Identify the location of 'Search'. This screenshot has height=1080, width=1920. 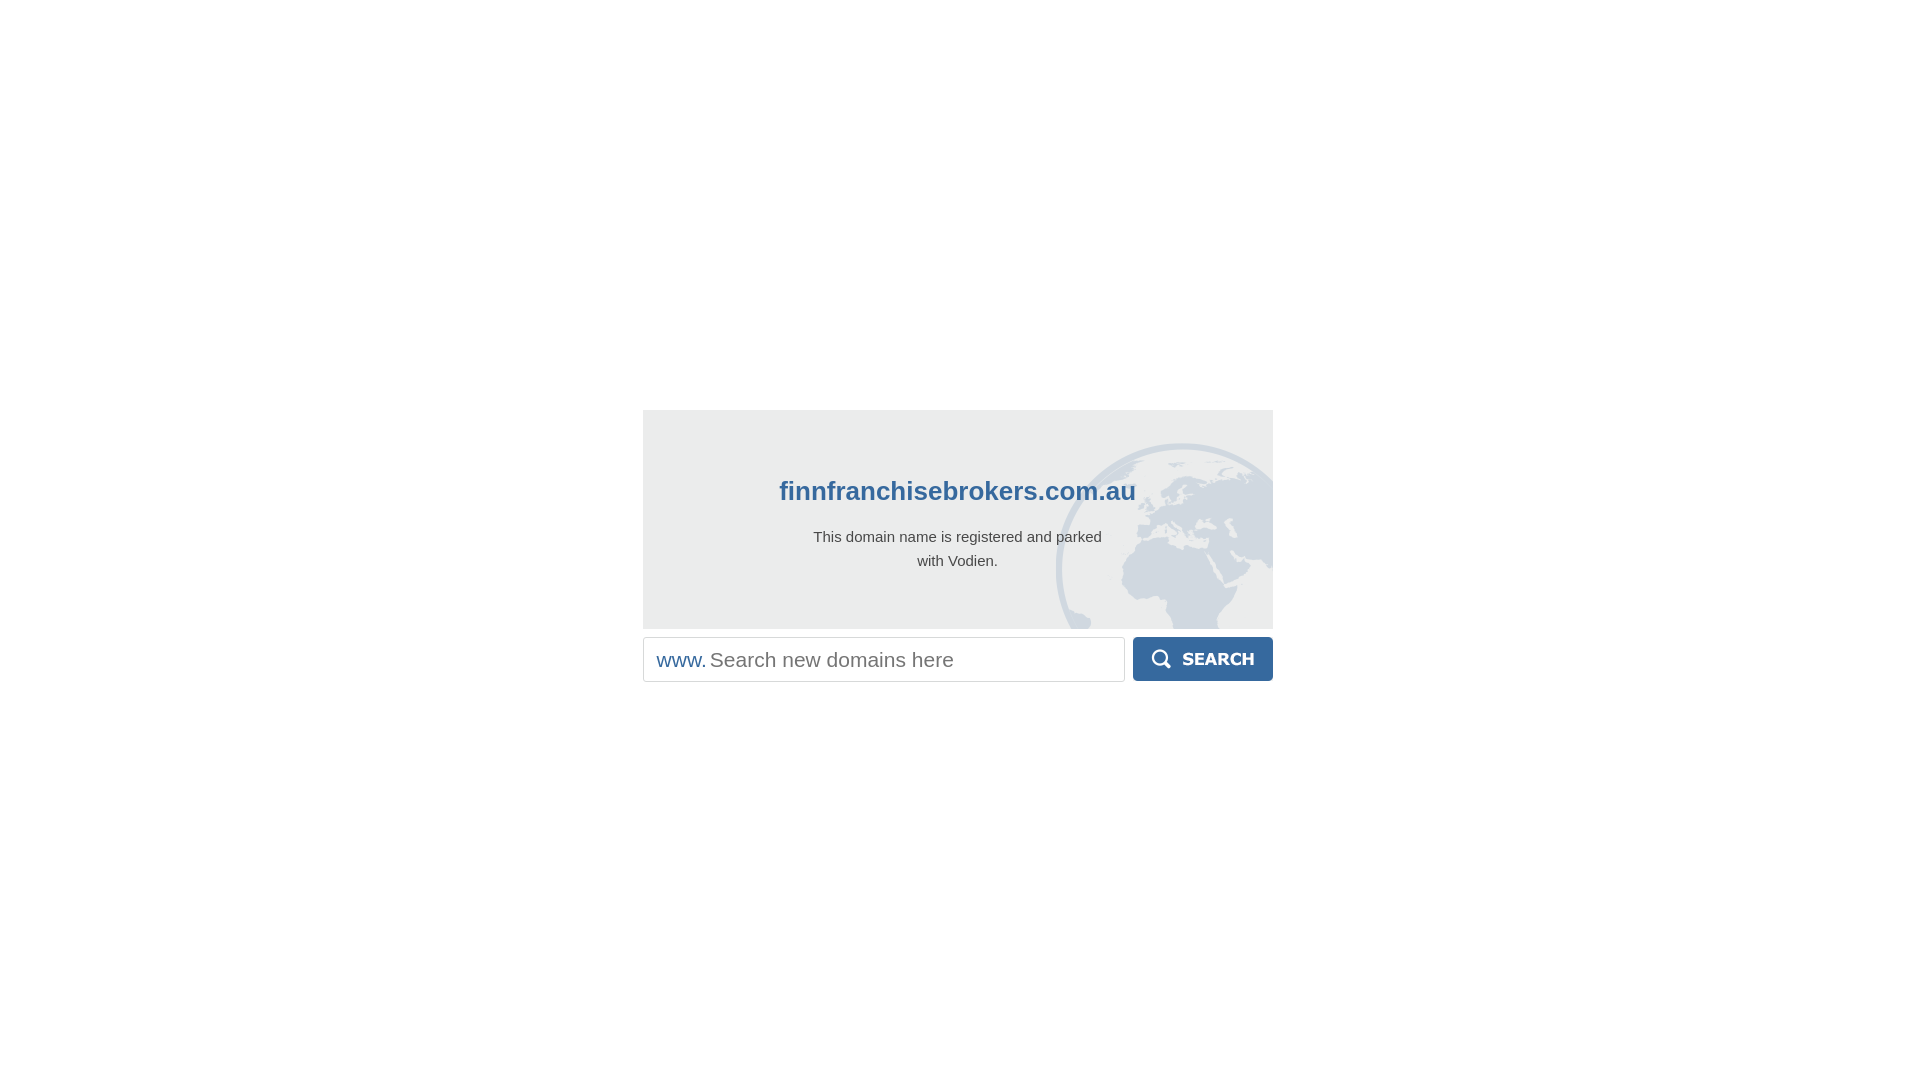
(1132, 659).